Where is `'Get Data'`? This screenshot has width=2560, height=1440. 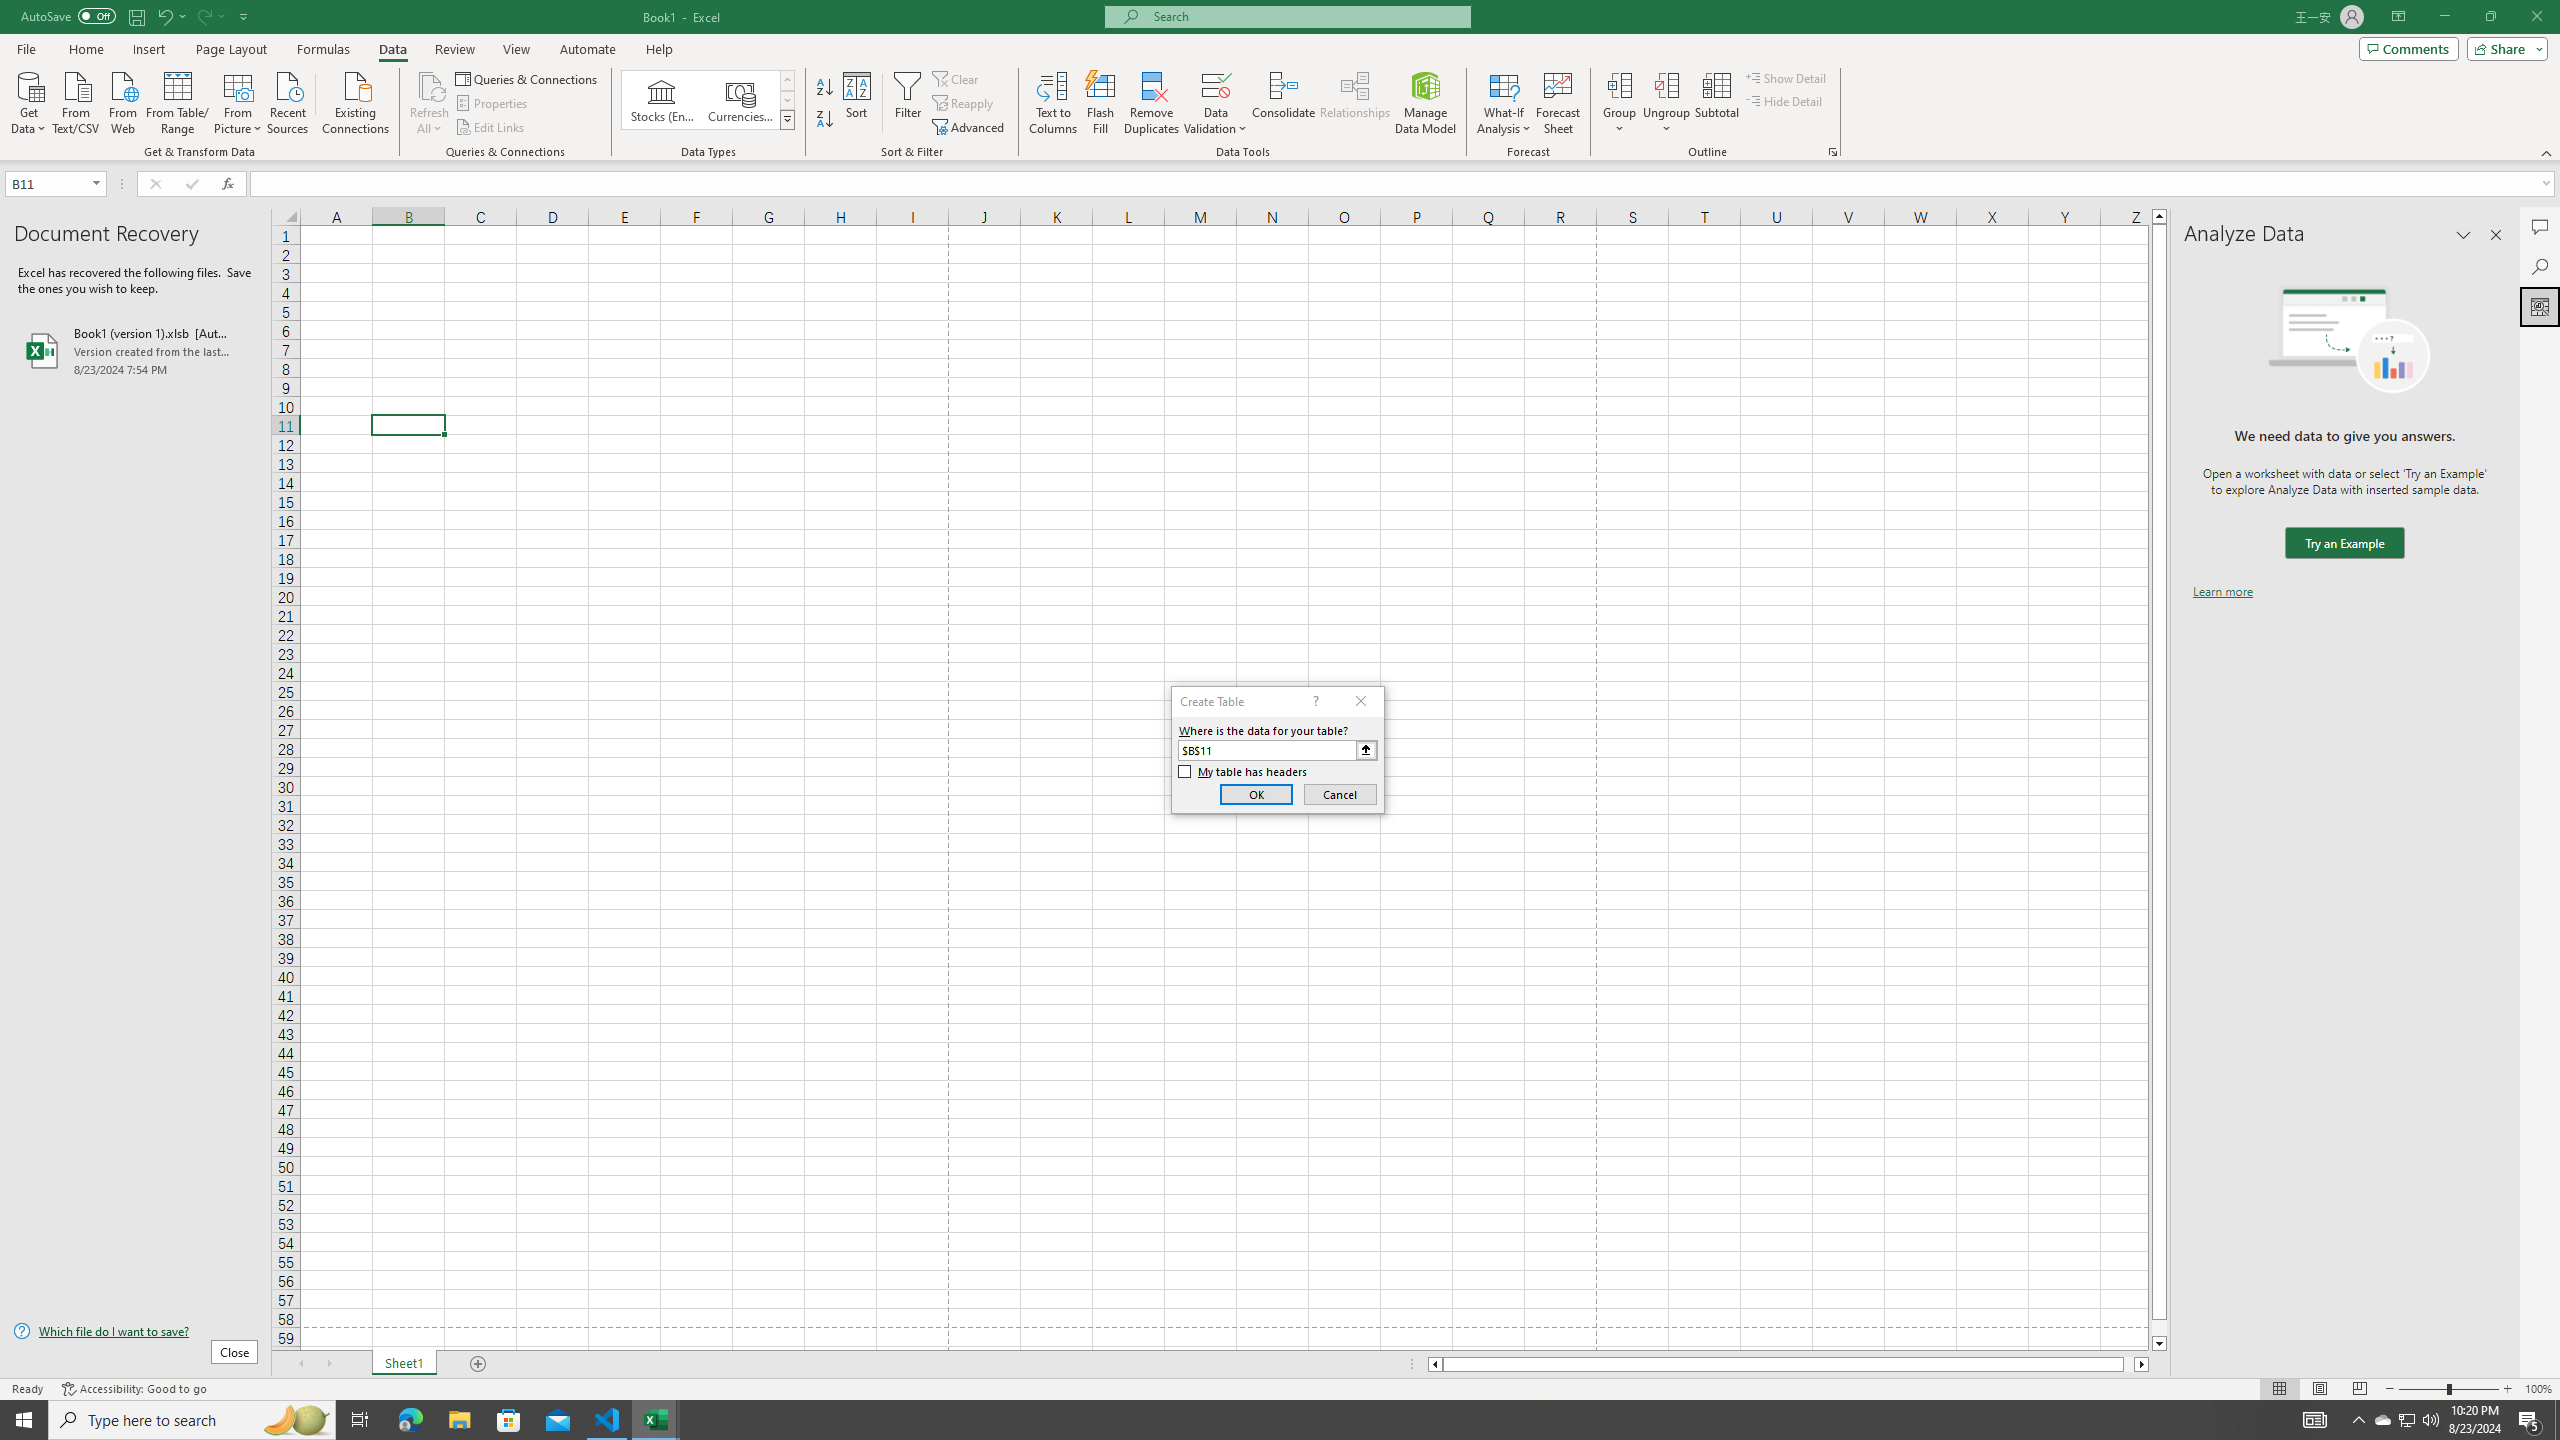 'Get Data' is located at coordinates (28, 100).